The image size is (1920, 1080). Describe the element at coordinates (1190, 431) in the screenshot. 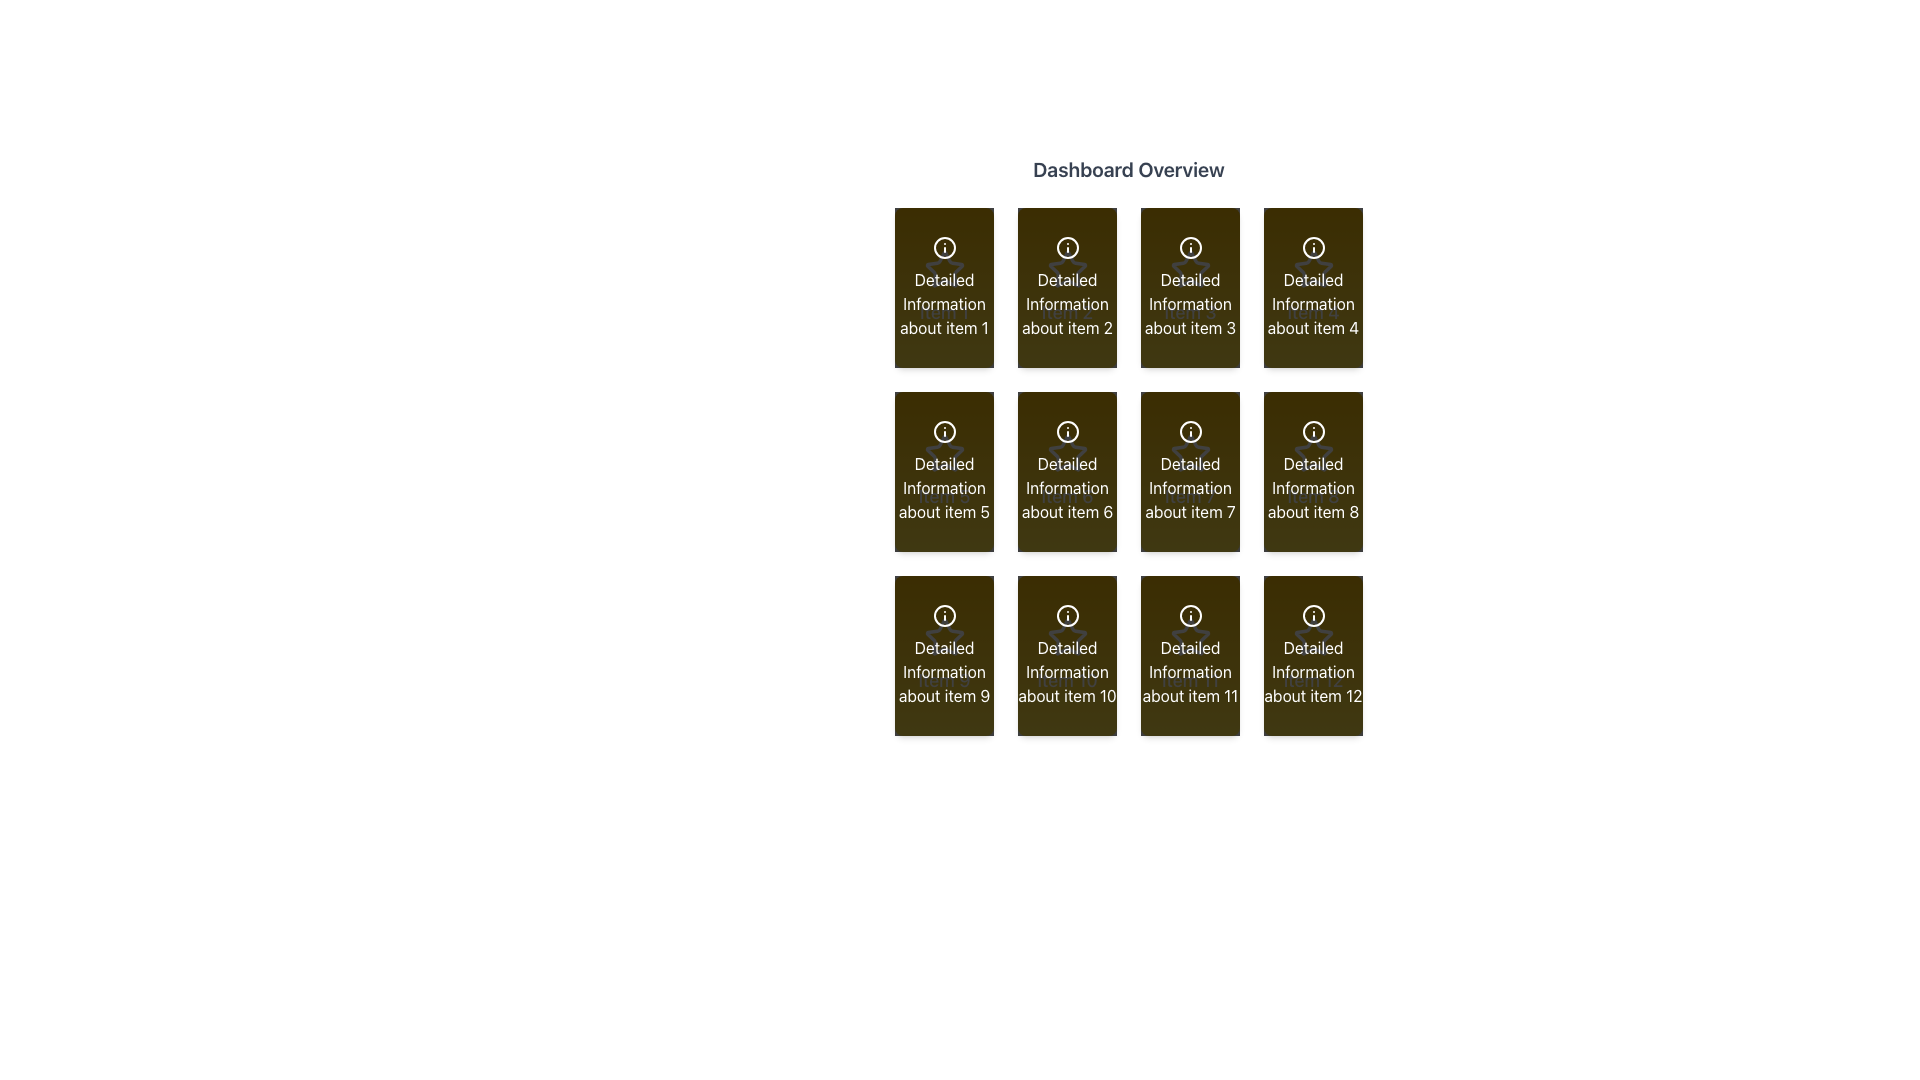

I see `the SVG icon representing an 'information' symbol located in the center of the tile labeled 'Detailed Information about item 7'` at that location.